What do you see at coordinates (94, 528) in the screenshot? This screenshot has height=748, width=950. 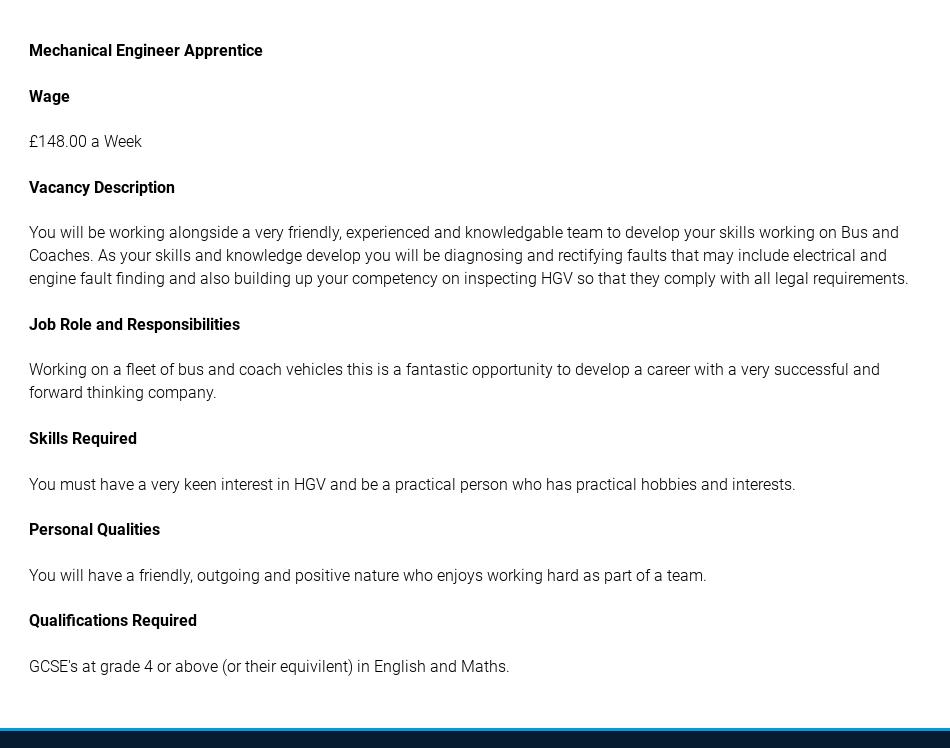 I see `'Personal Qualities'` at bounding box center [94, 528].